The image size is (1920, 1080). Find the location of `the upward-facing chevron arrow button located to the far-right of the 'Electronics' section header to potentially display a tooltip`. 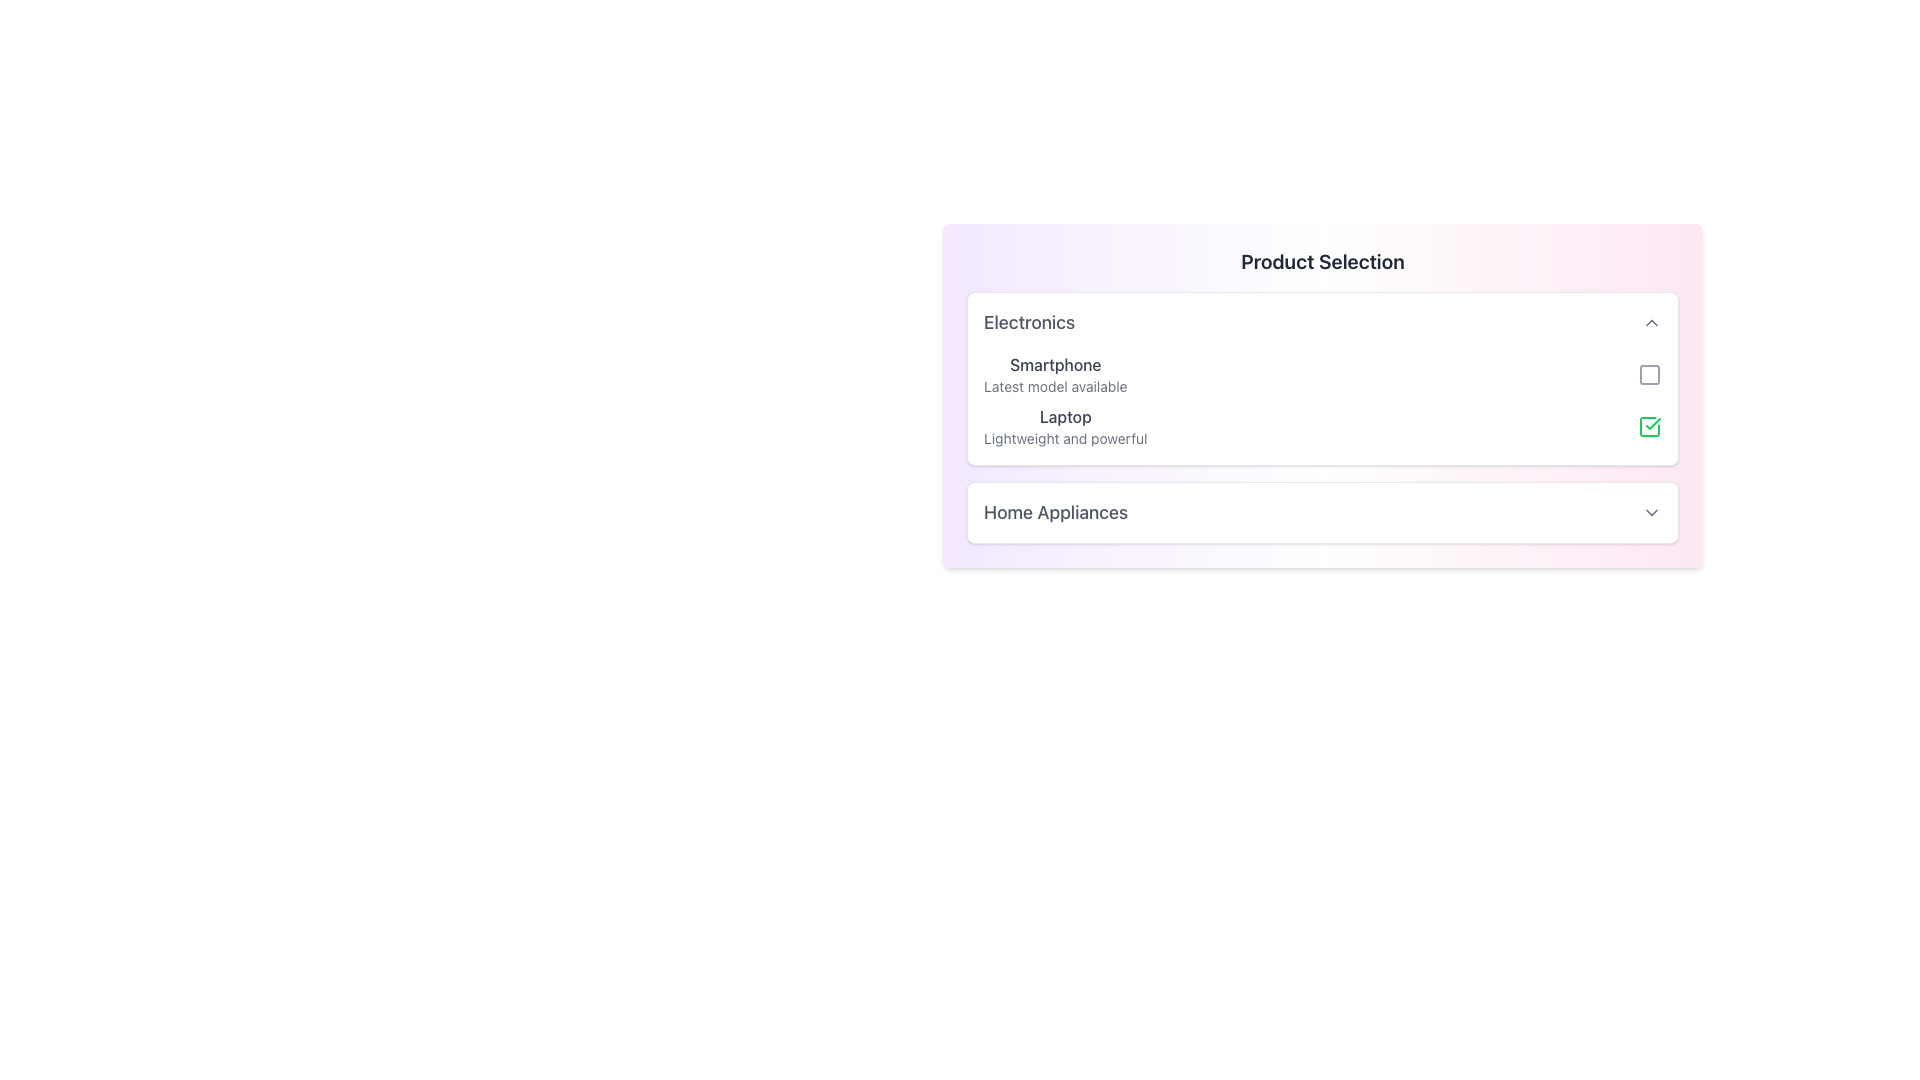

the upward-facing chevron arrow button located to the far-right of the 'Electronics' section header to potentially display a tooltip is located at coordinates (1651, 322).